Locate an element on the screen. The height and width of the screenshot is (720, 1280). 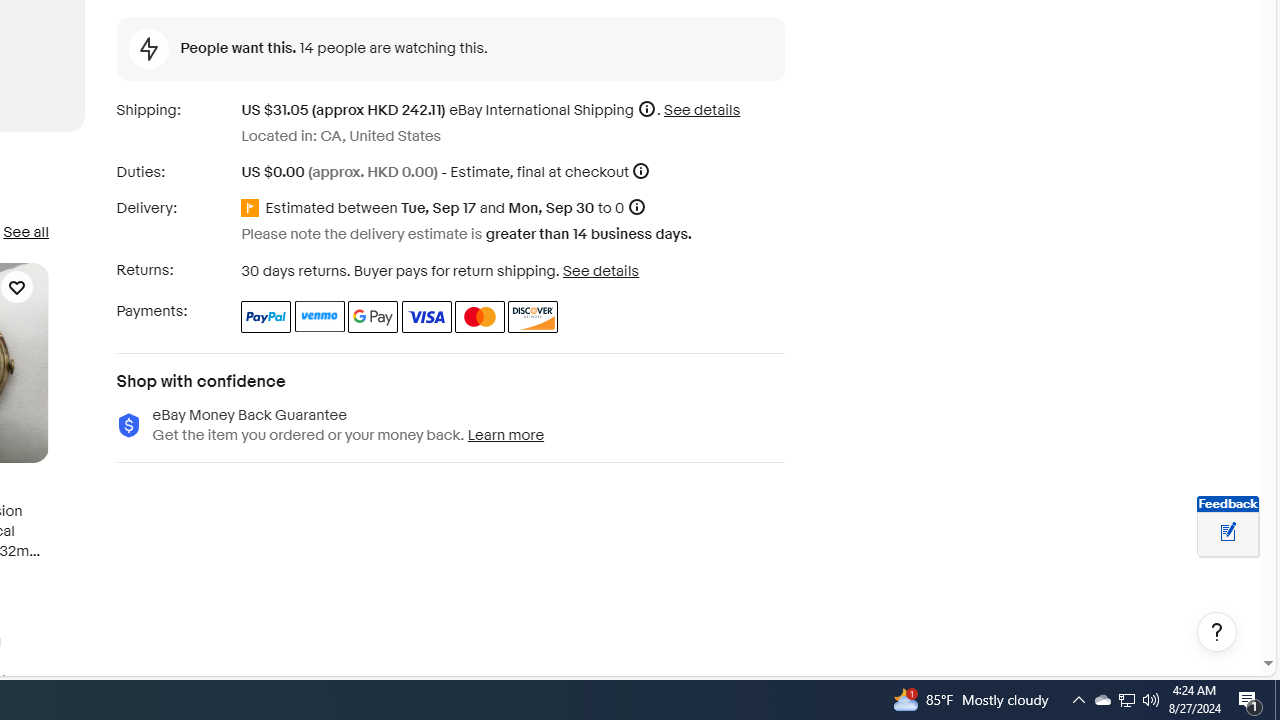
'More information' is located at coordinates (641, 170).